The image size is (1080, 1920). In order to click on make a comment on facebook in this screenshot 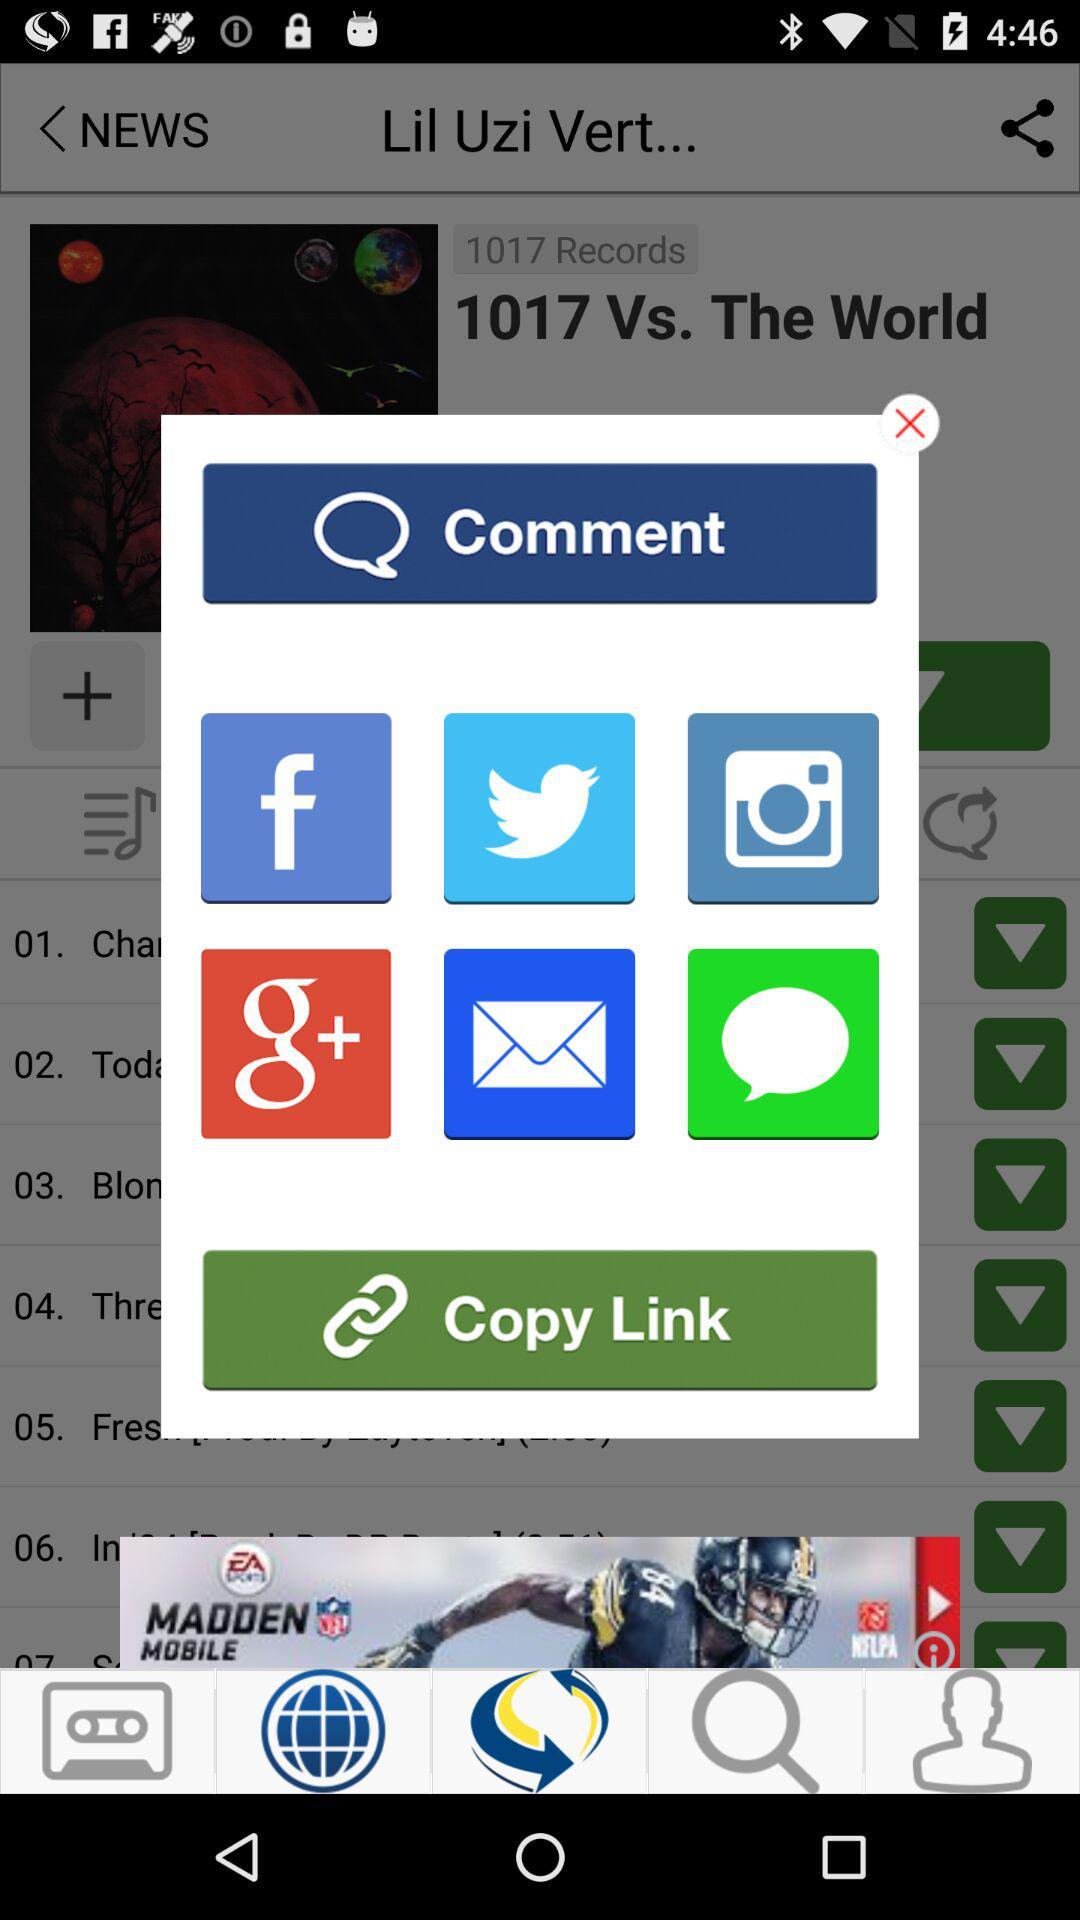, I will do `click(296, 808)`.